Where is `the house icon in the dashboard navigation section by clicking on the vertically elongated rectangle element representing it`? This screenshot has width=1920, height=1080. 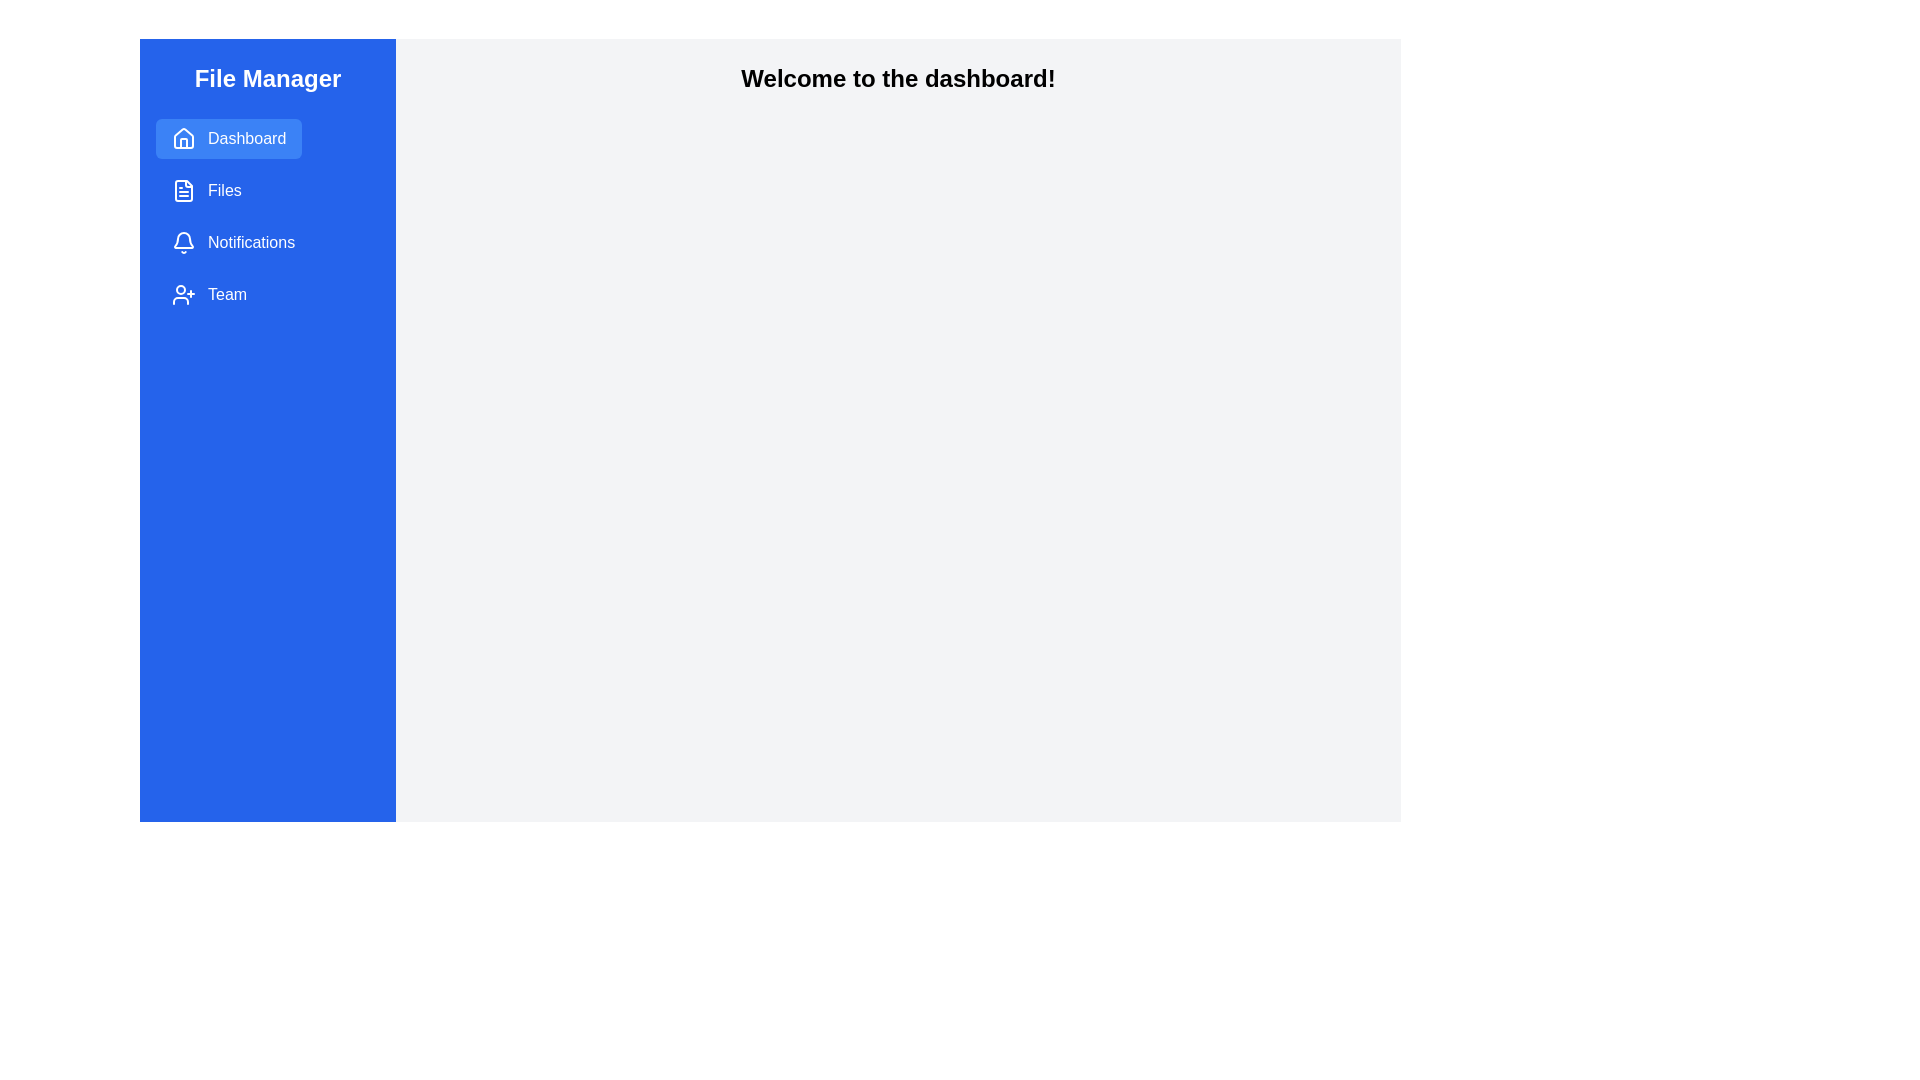
the house icon in the dashboard navigation section by clicking on the vertically elongated rectangle element representing it is located at coordinates (183, 142).